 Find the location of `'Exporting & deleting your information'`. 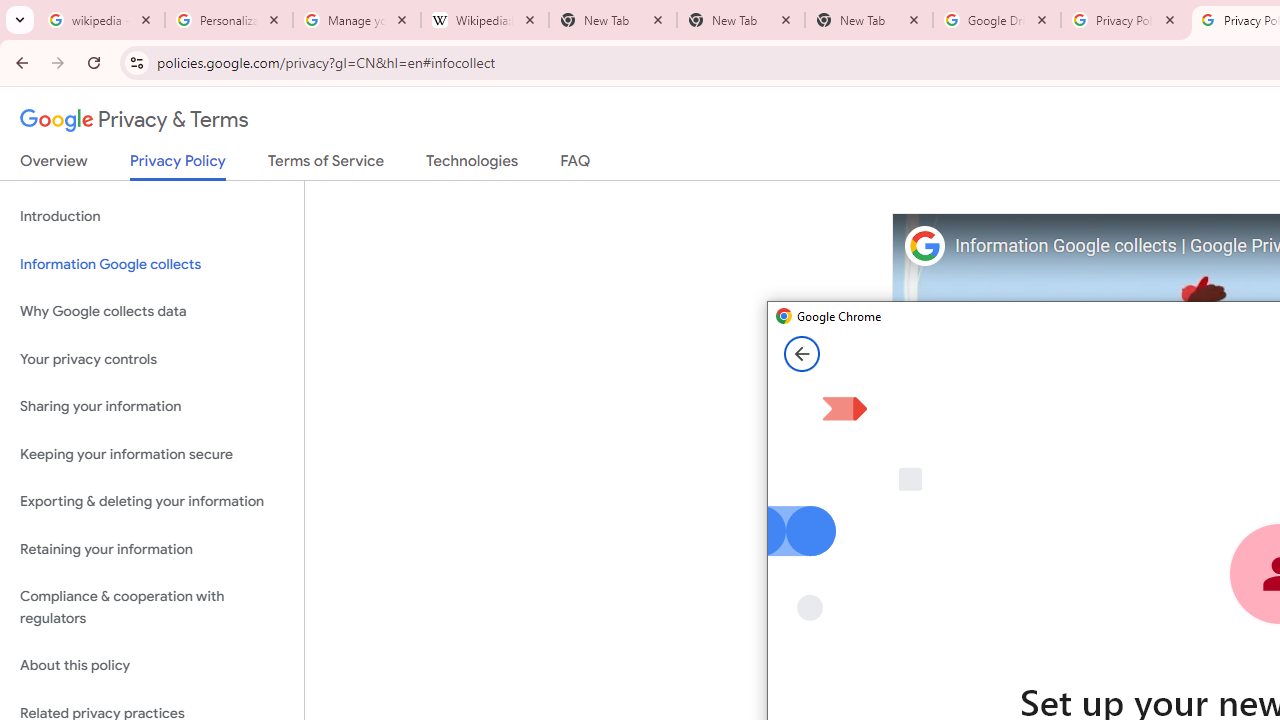

'Exporting & deleting your information' is located at coordinates (151, 501).